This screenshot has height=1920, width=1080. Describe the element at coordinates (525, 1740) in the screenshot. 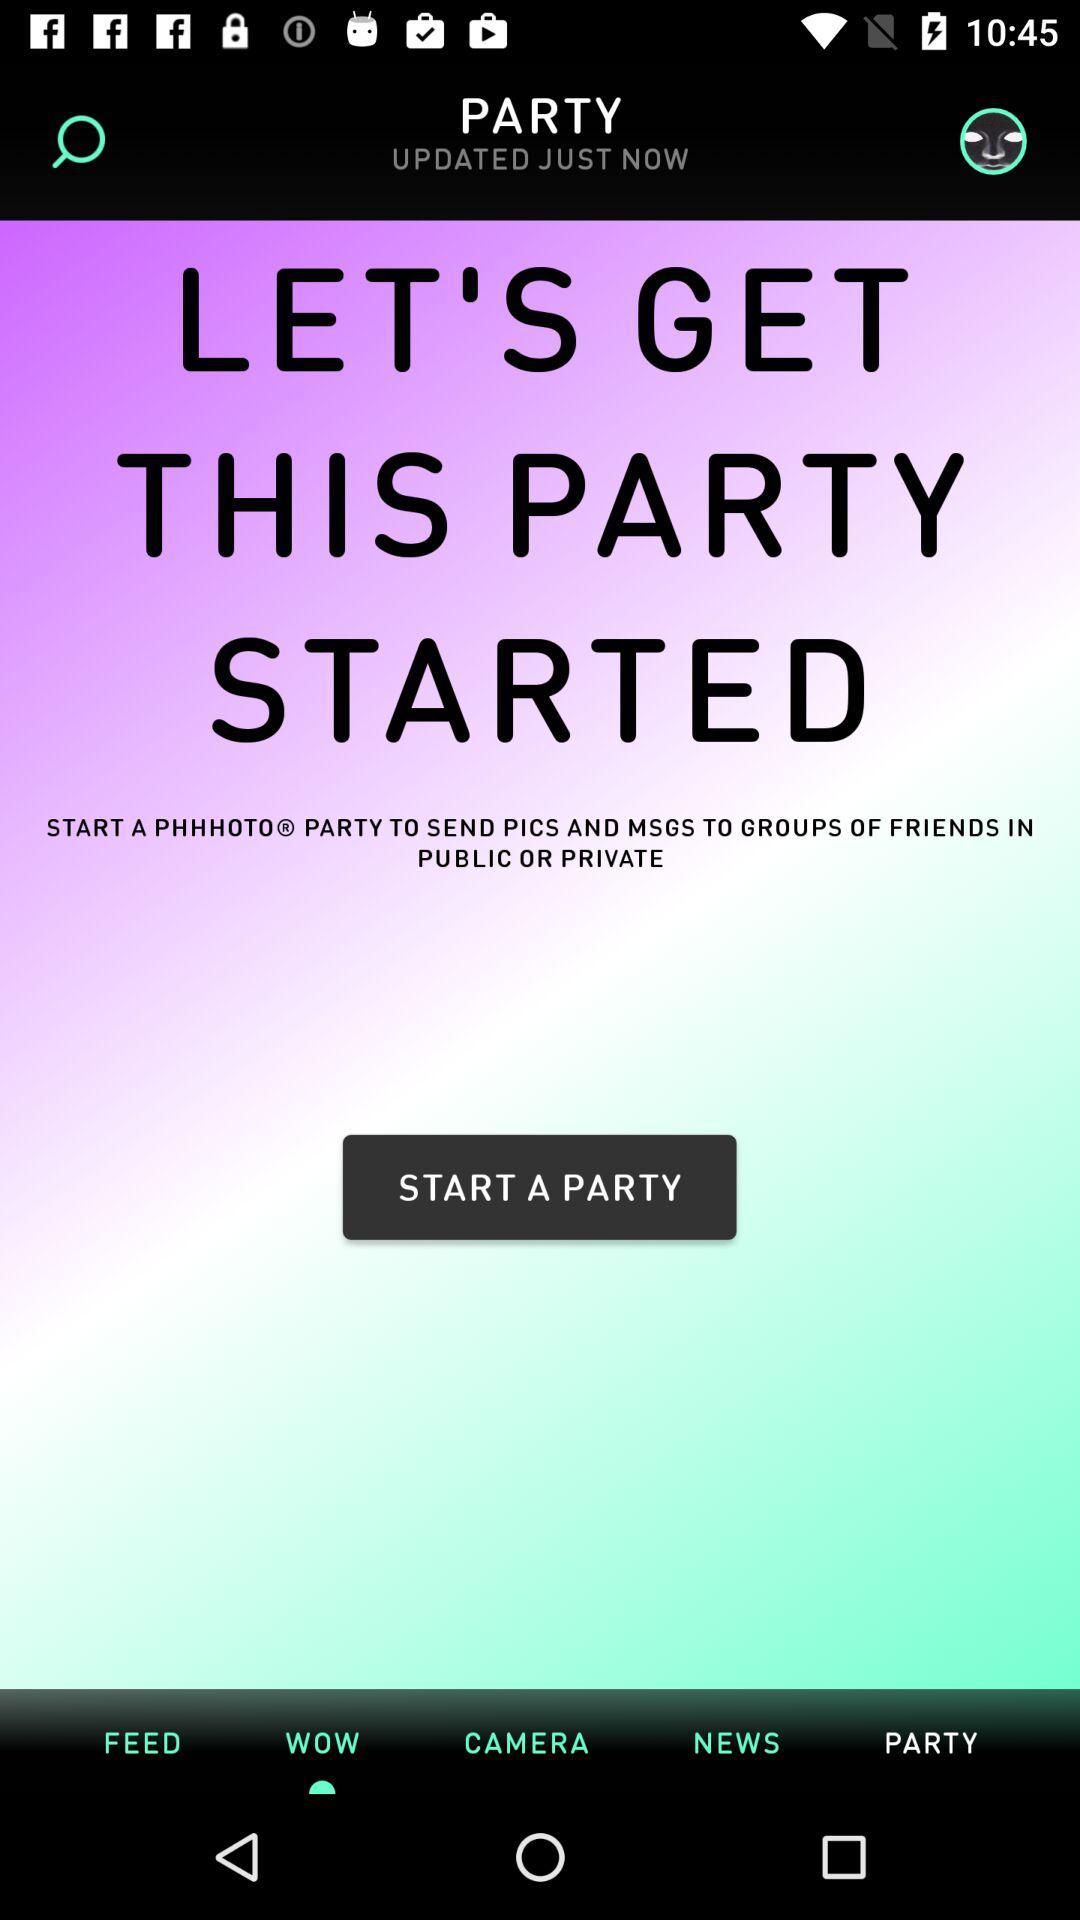

I see `item below the start a party icon` at that location.